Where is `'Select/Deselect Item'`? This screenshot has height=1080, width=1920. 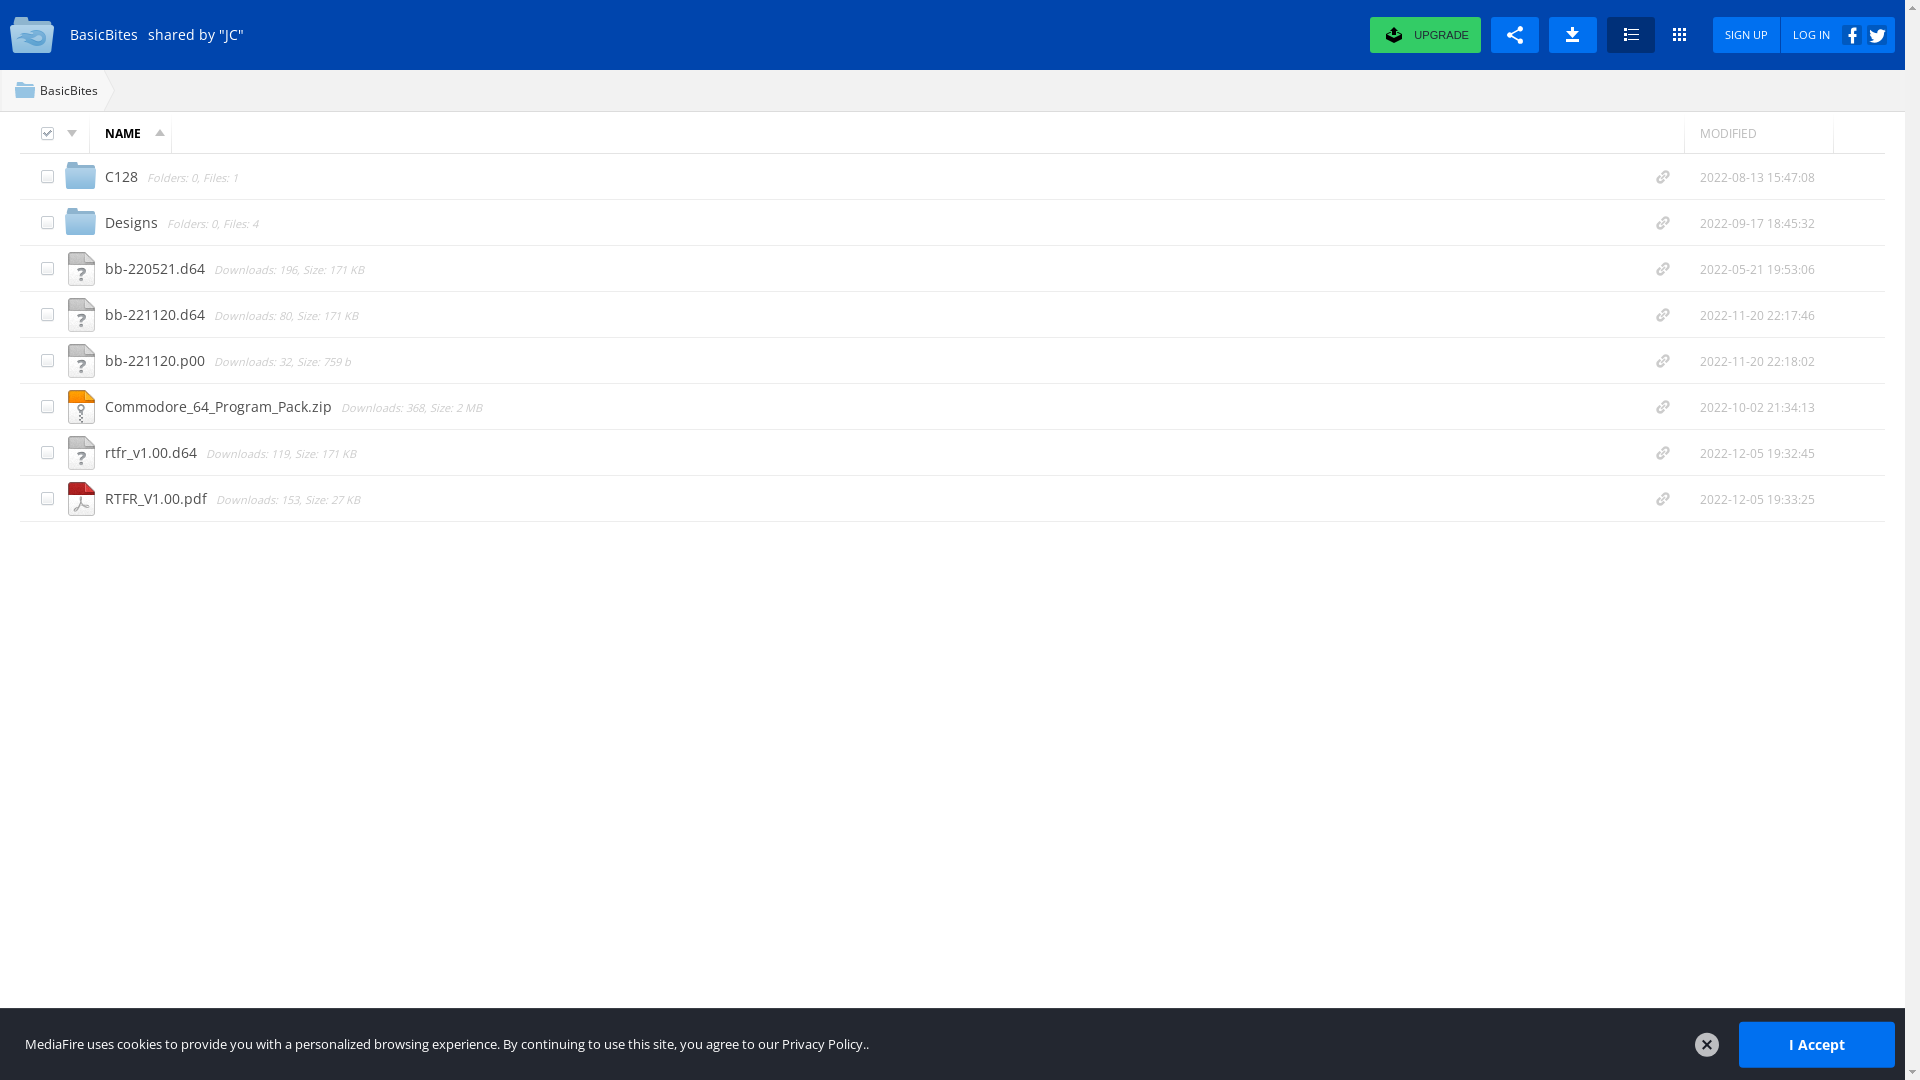 'Select/Deselect Item' is located at coordinates (47, 452).